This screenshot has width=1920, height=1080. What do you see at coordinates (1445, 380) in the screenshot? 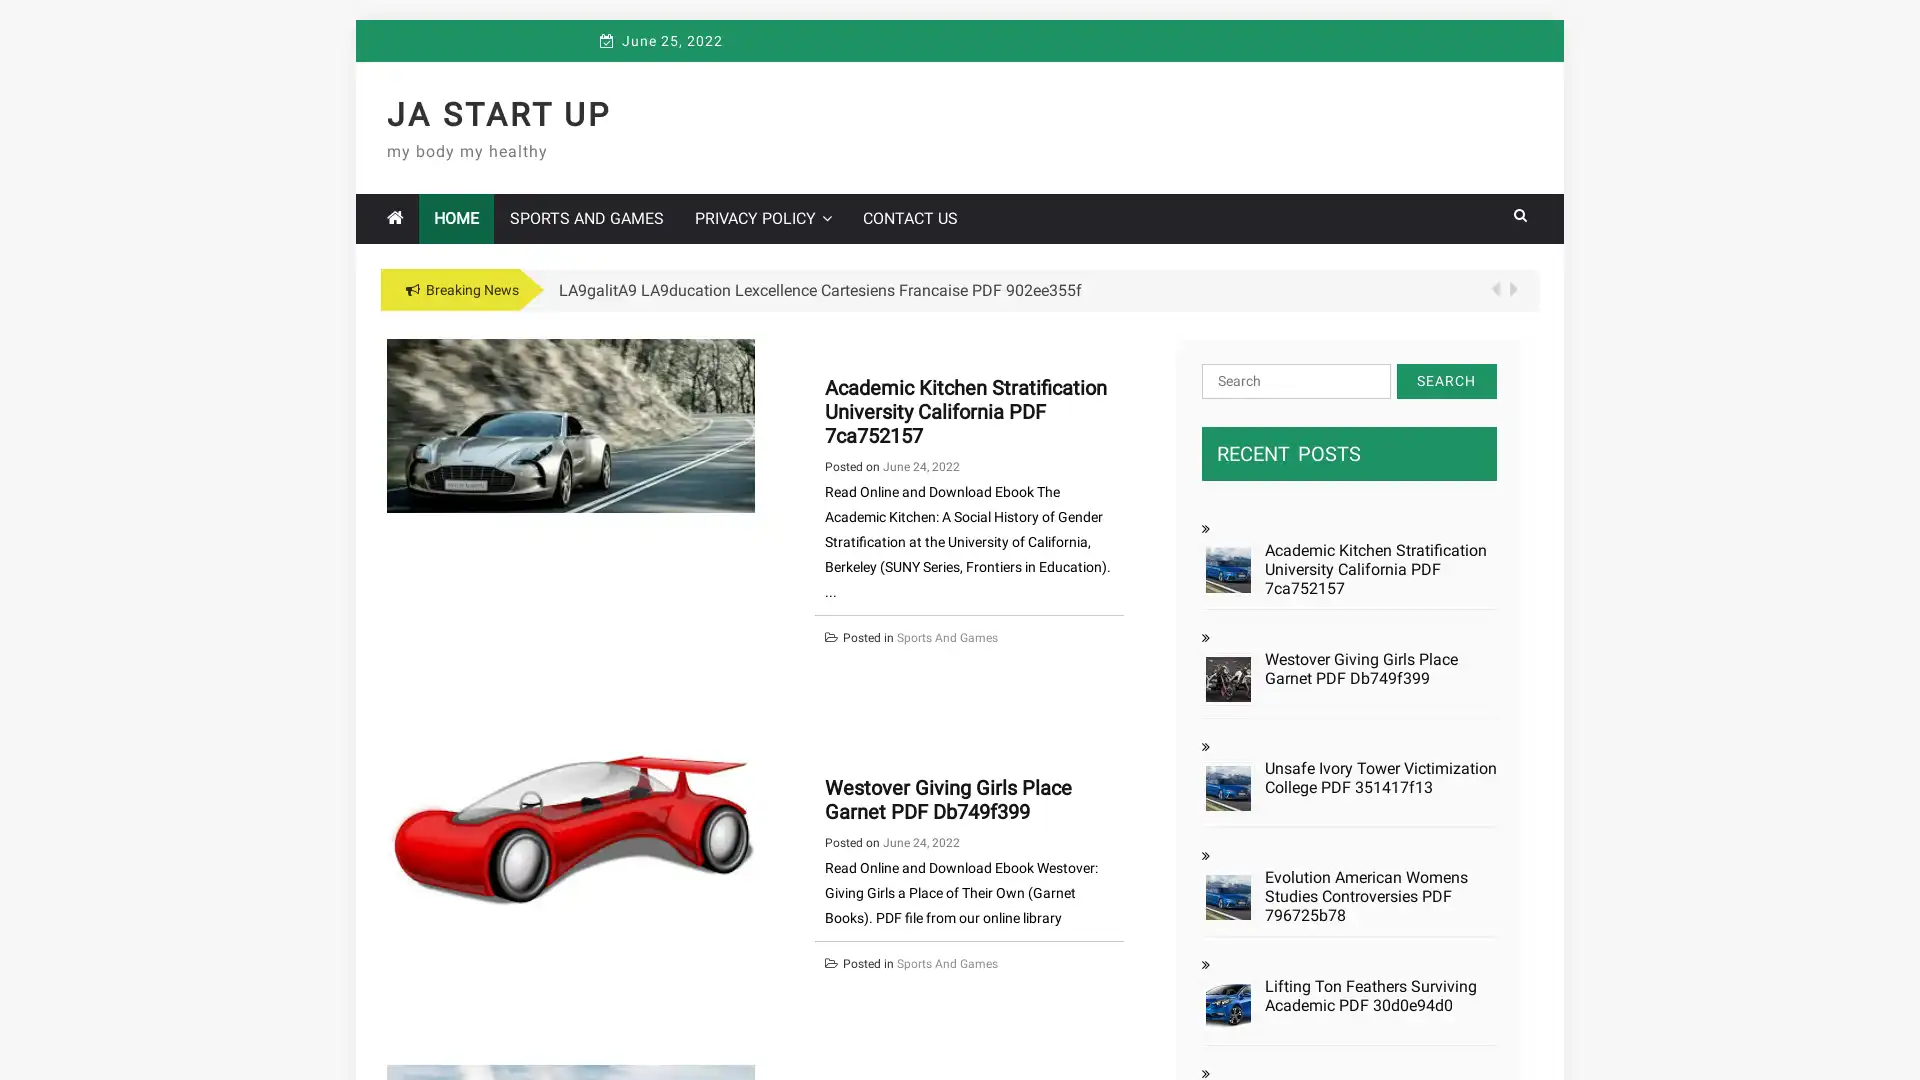
I see `Search` at bounding box center [1445, 380].